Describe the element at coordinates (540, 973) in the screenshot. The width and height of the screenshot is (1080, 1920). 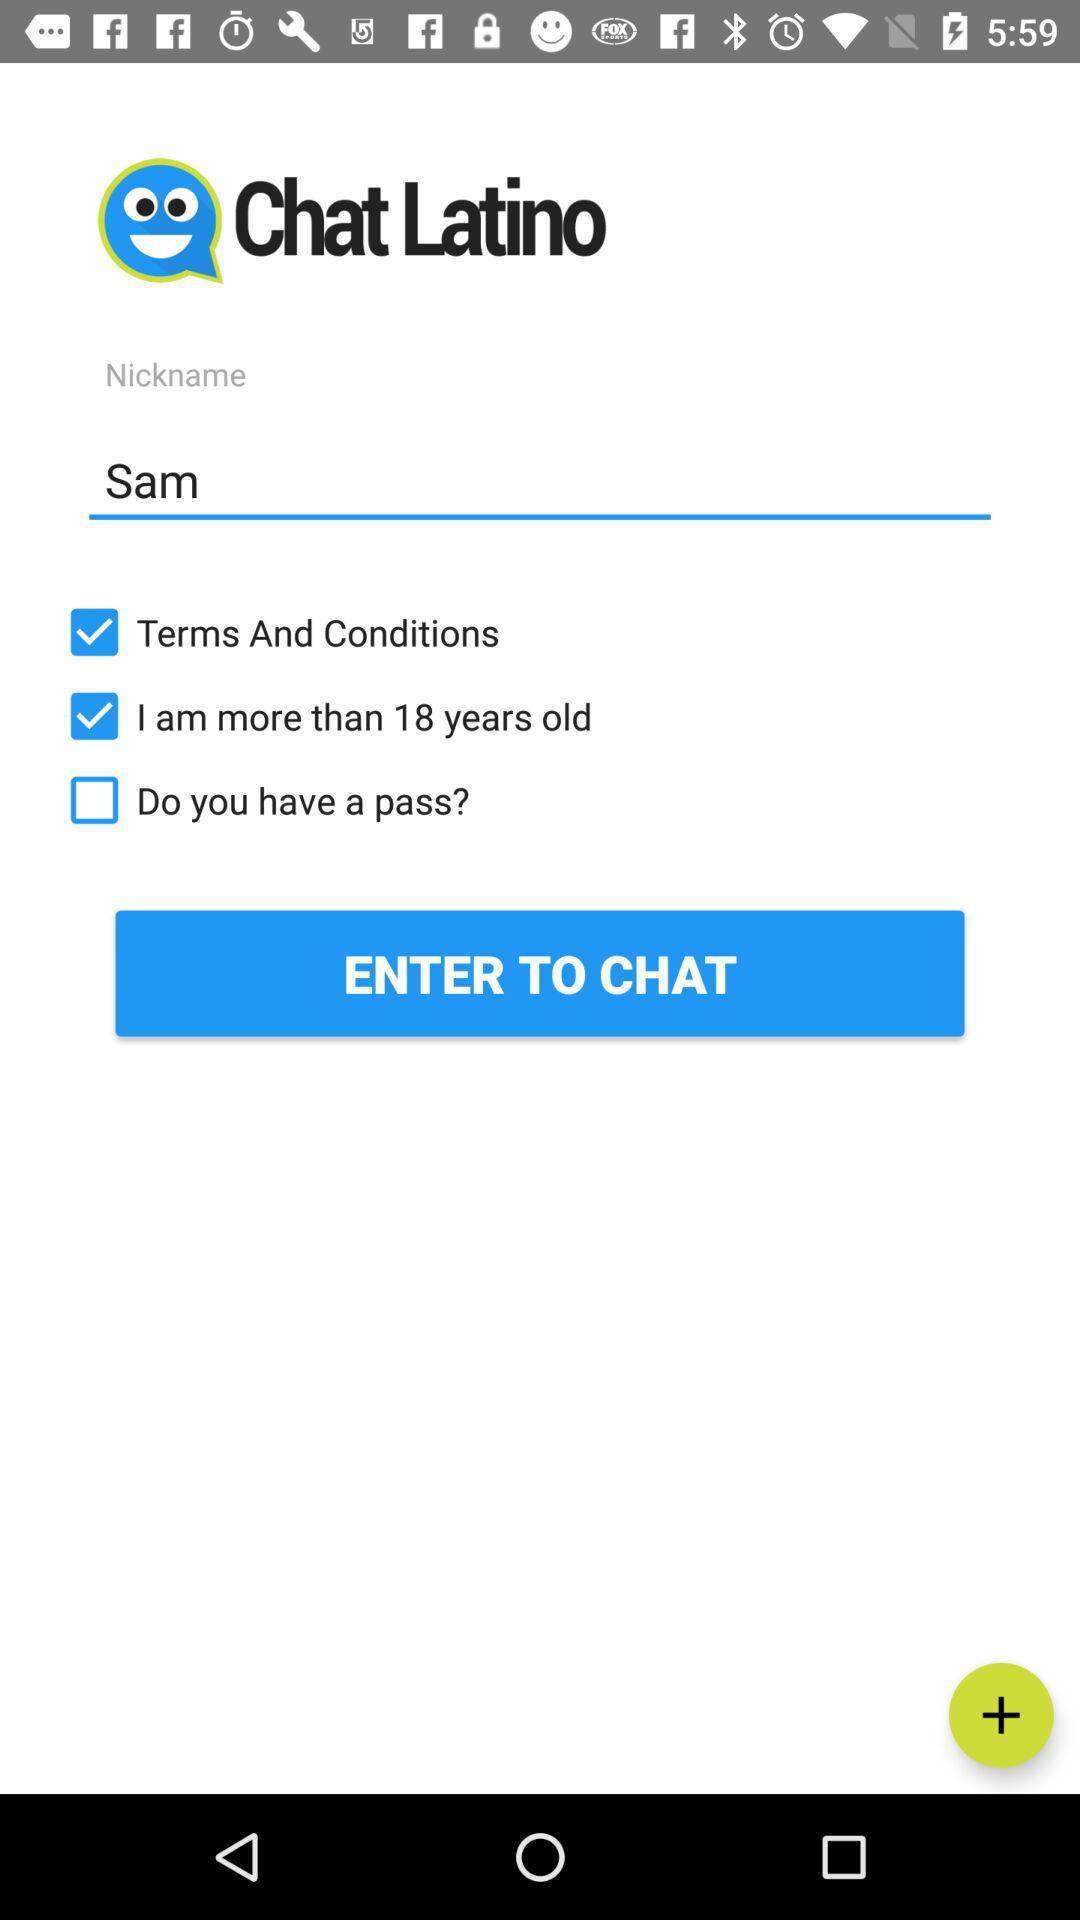
I see `enter to chat` at that location.